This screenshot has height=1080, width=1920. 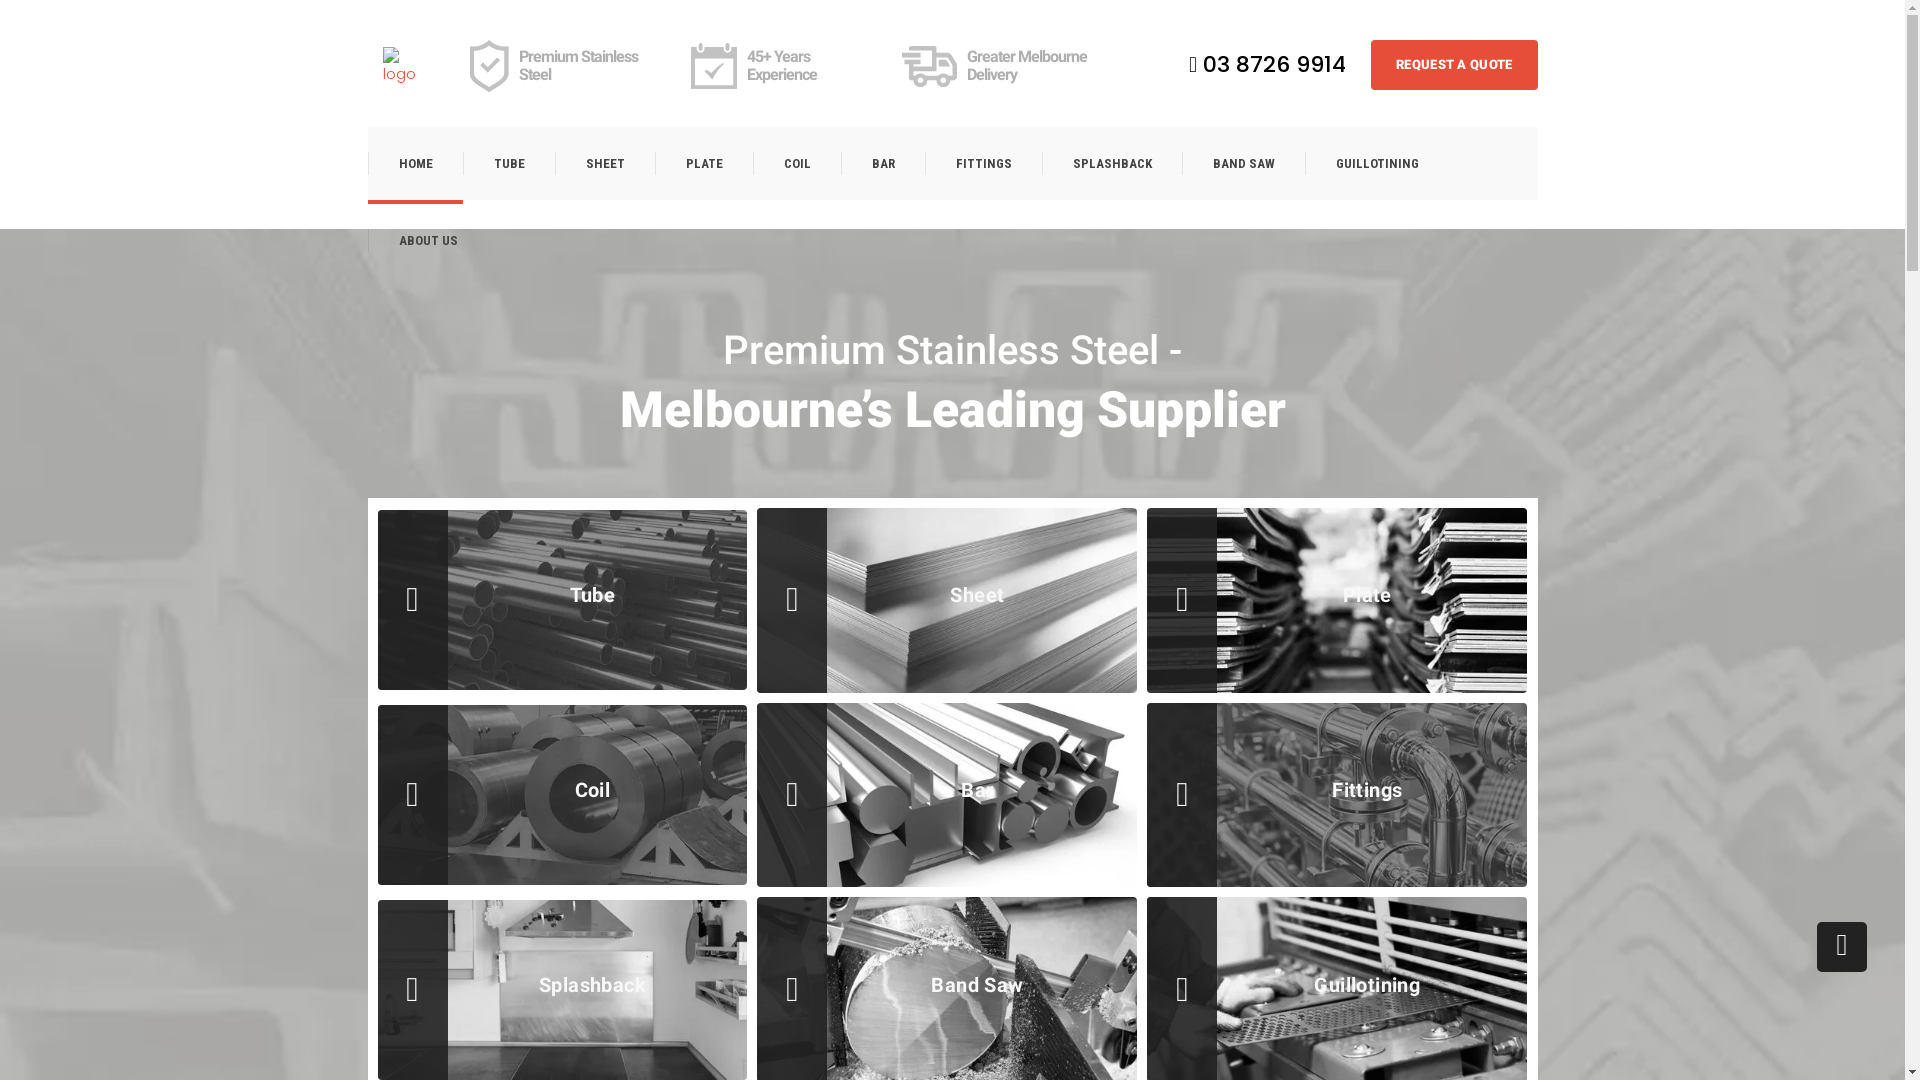 What do you see at coordinates (1196, 983) in the screenshot?
I see `'Guillotining'` at bounding box center [1196, 983].